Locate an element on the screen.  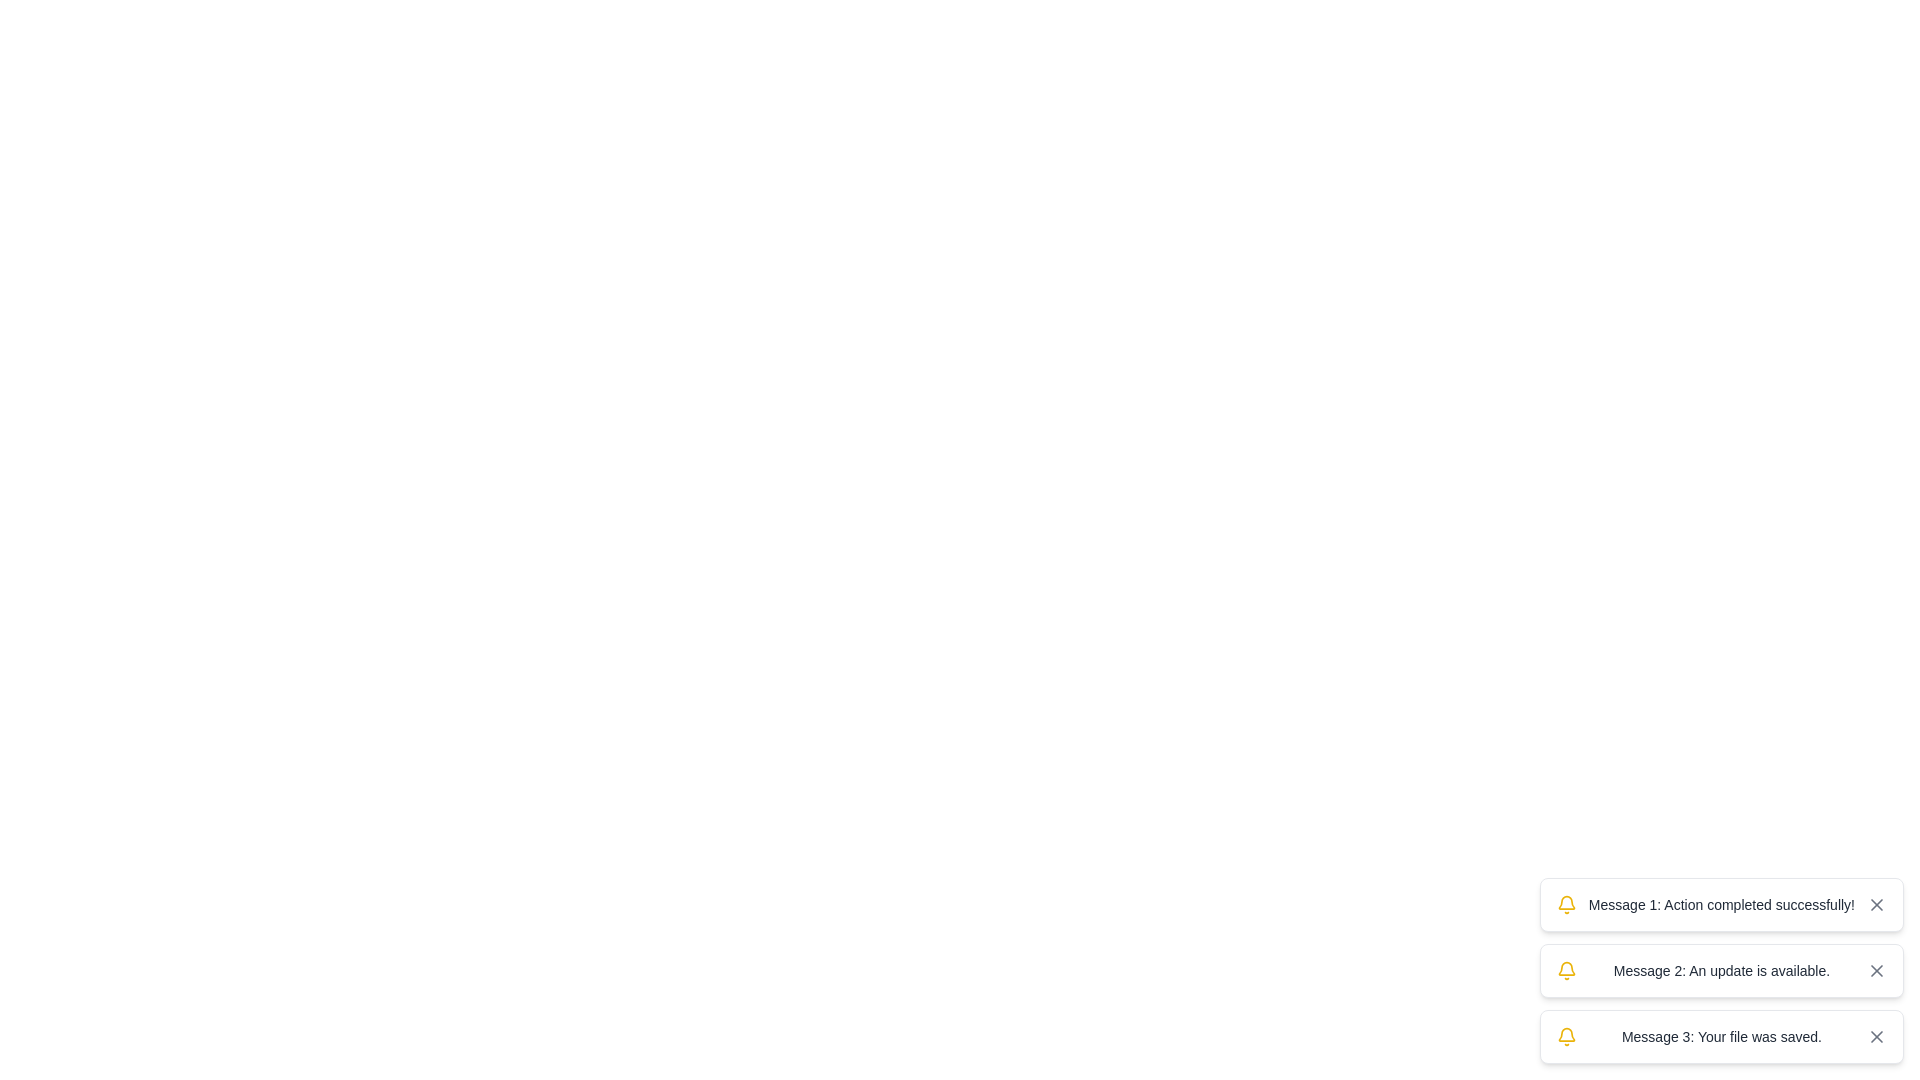
the third notification card with a white background, containing the text 'Message 3: Your file was saved.' and a close button, positioned in the bottom-right corner of the interface is located at coordinates (1720, 1036).